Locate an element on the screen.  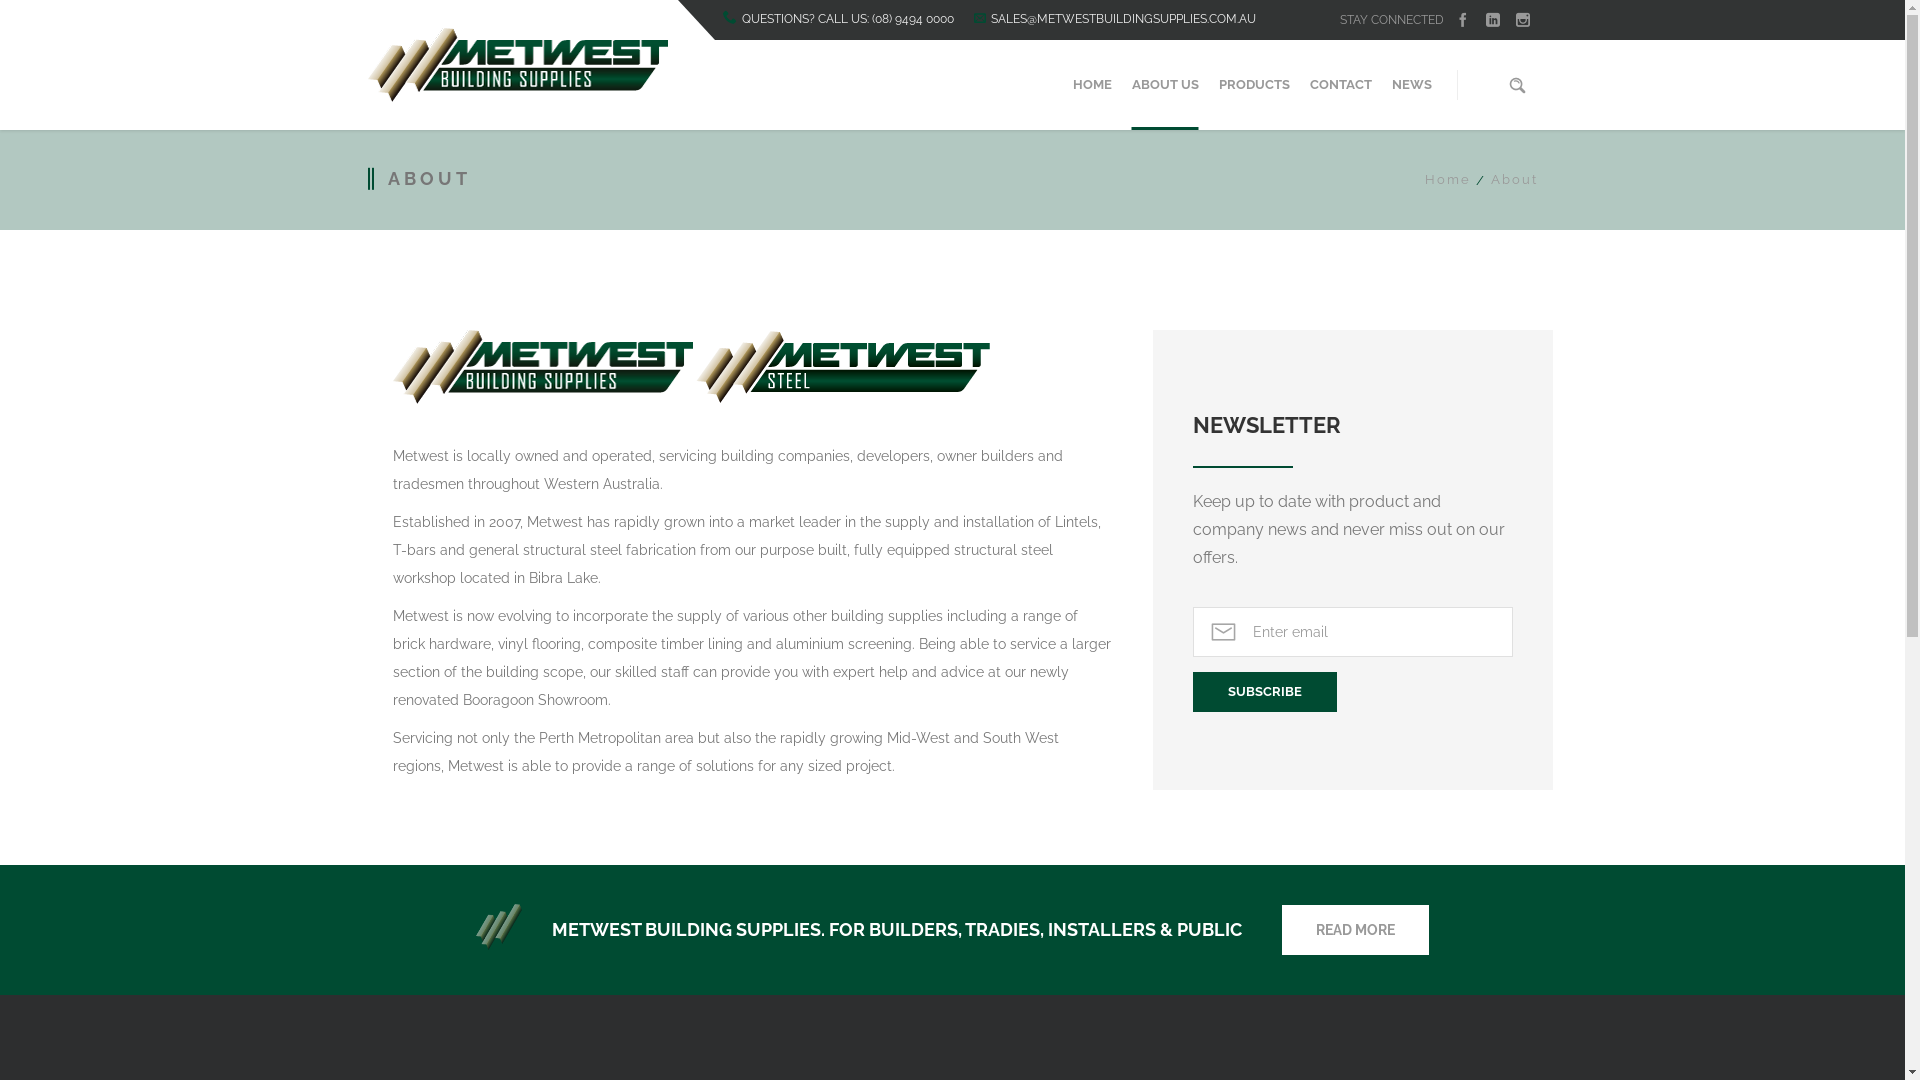
'HOME' is located at coordinates (1090, 83).